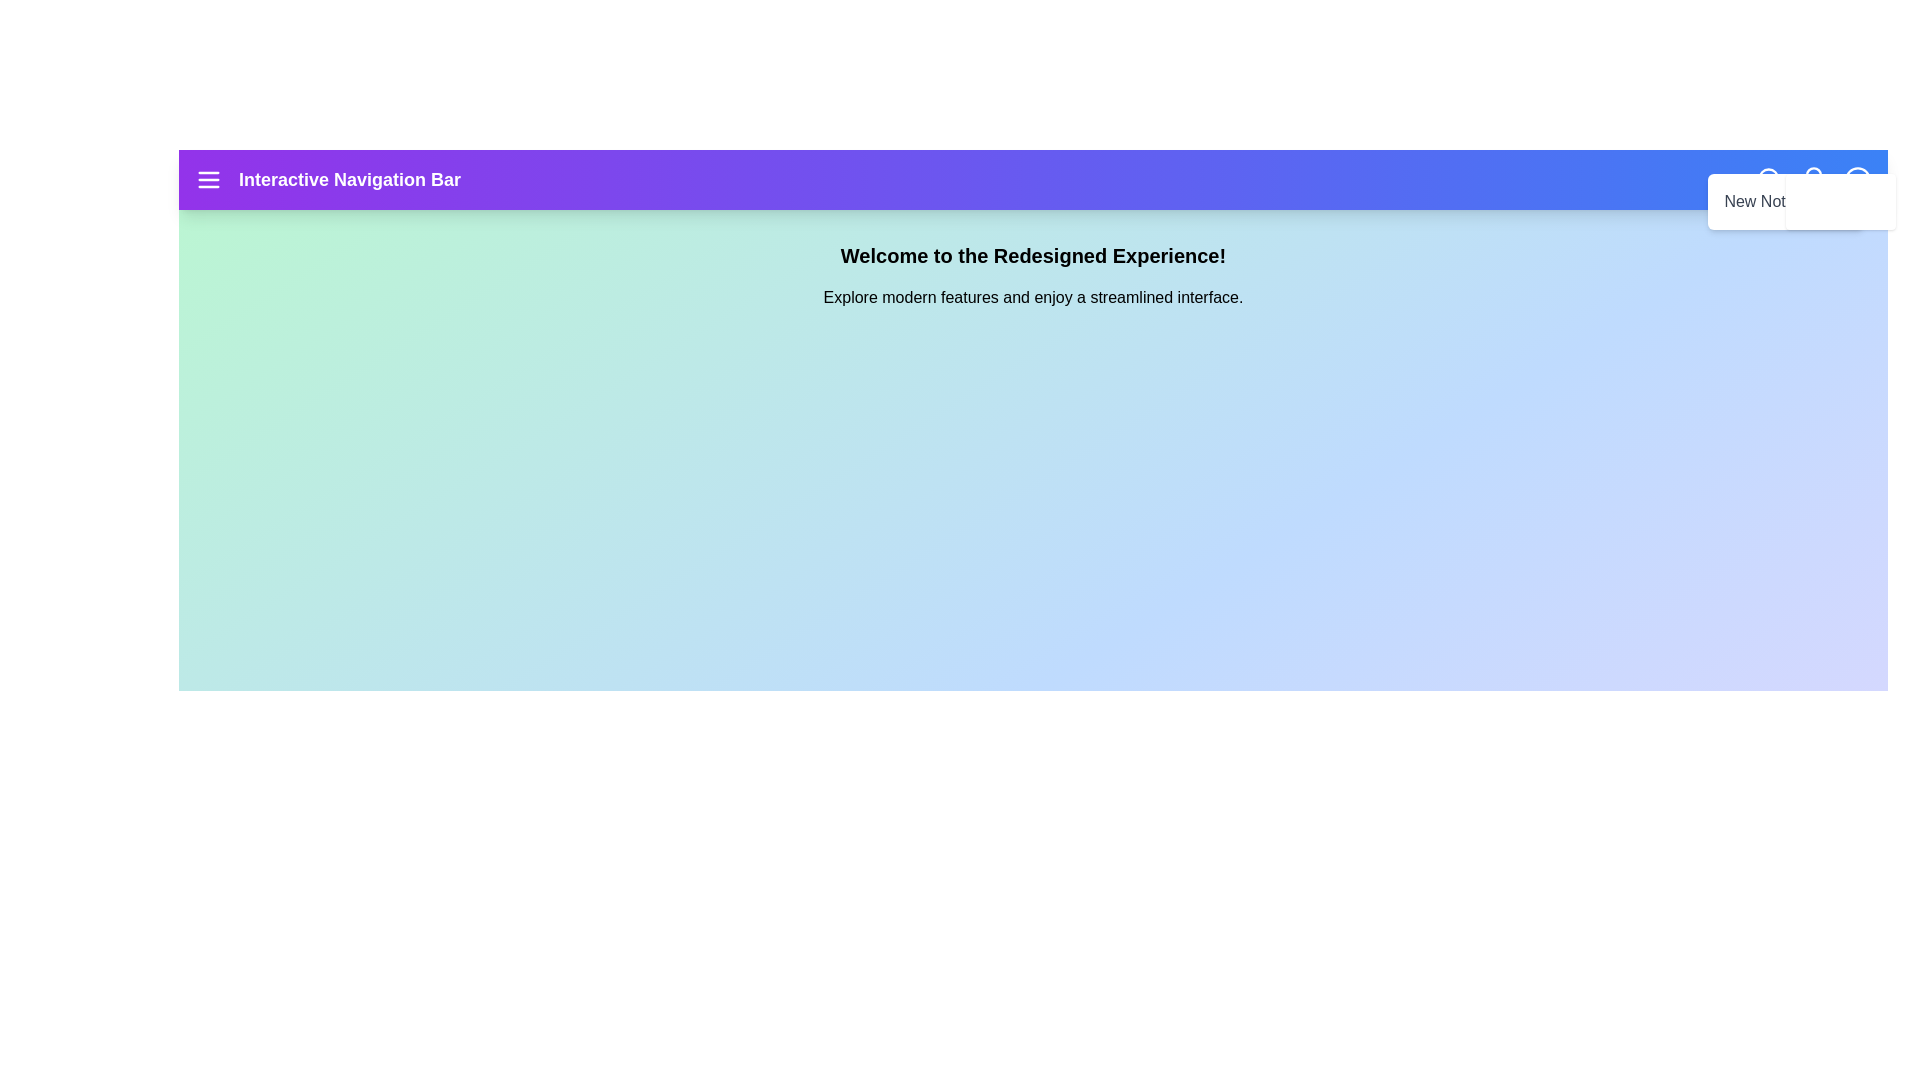 The width and height of the screenshot is (1920, 1080). I want to click on the bell icon to toggle the visibility of notifications, so click(1814, 180).